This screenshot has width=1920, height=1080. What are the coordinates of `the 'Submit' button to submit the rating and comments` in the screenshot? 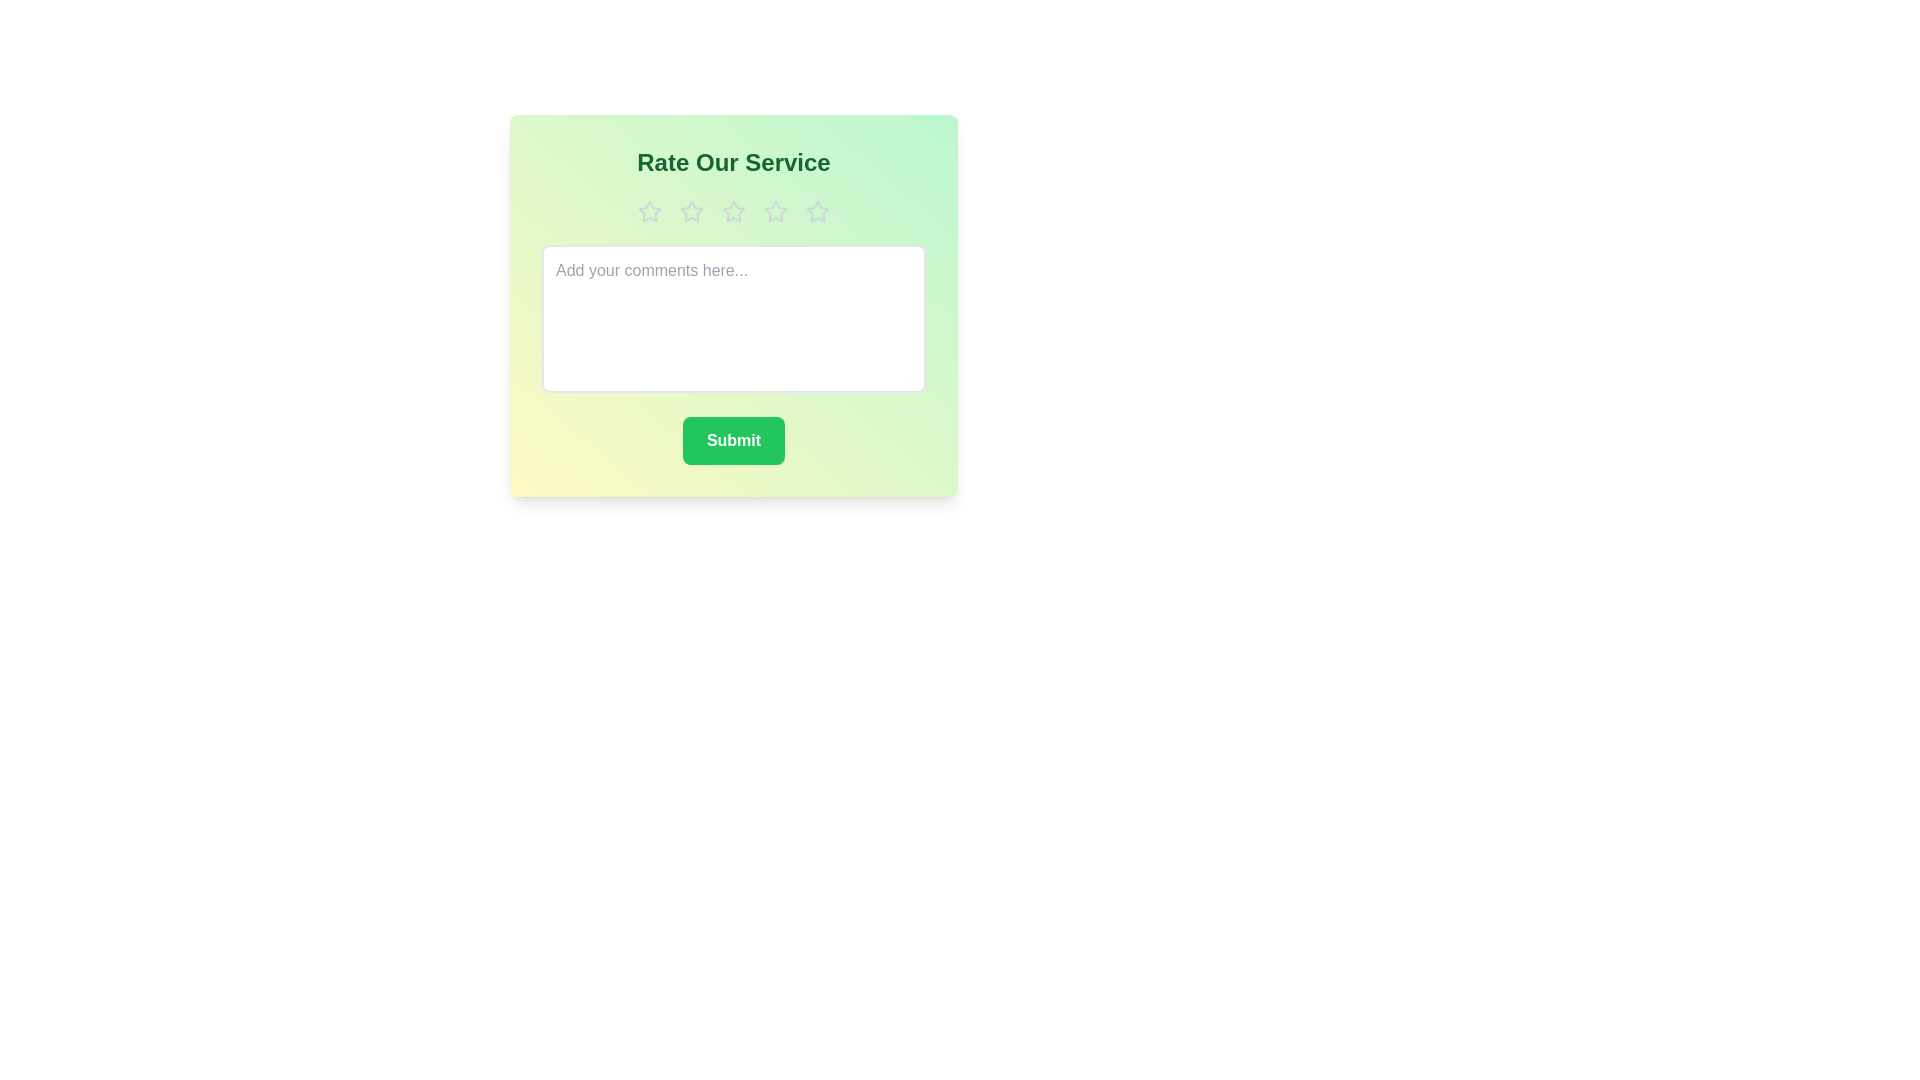 It's located at (733, 439).